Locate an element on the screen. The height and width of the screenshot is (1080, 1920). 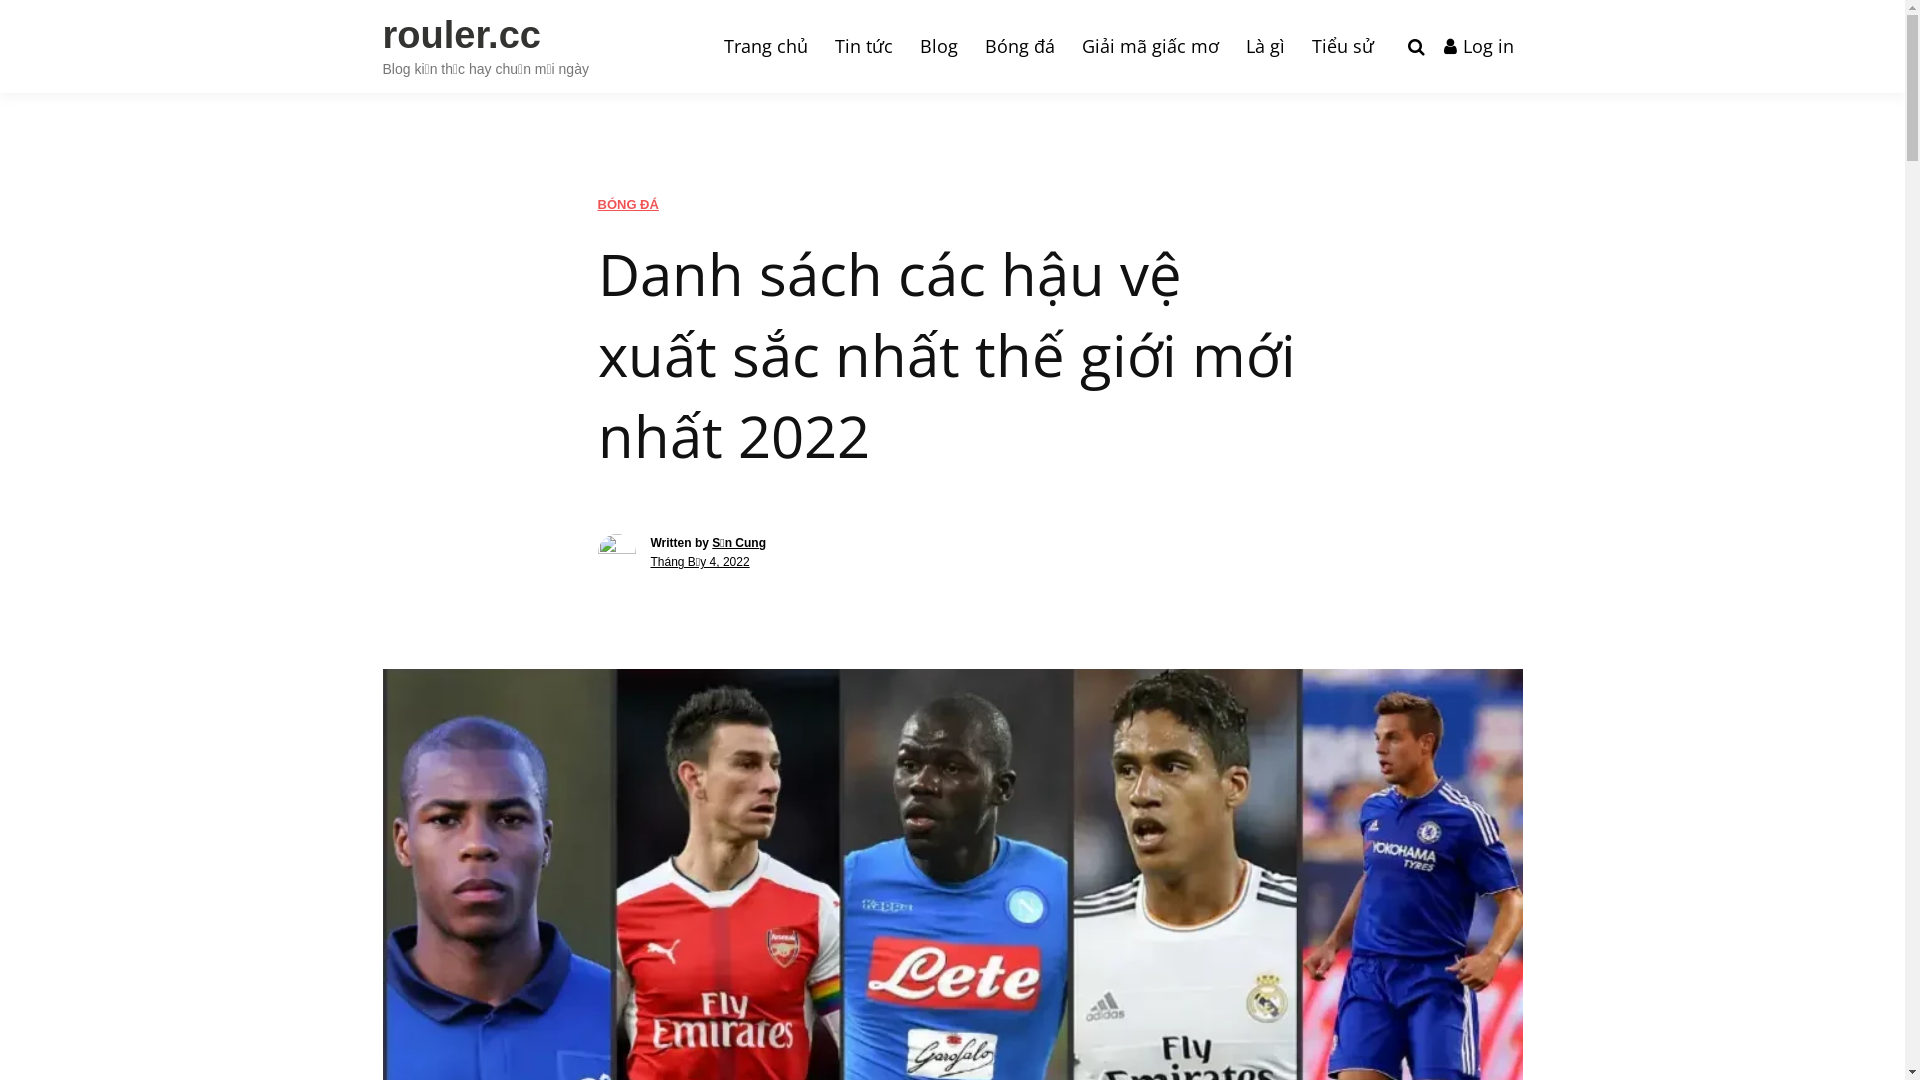
'Log in' is located at coordinates (1478, 45).